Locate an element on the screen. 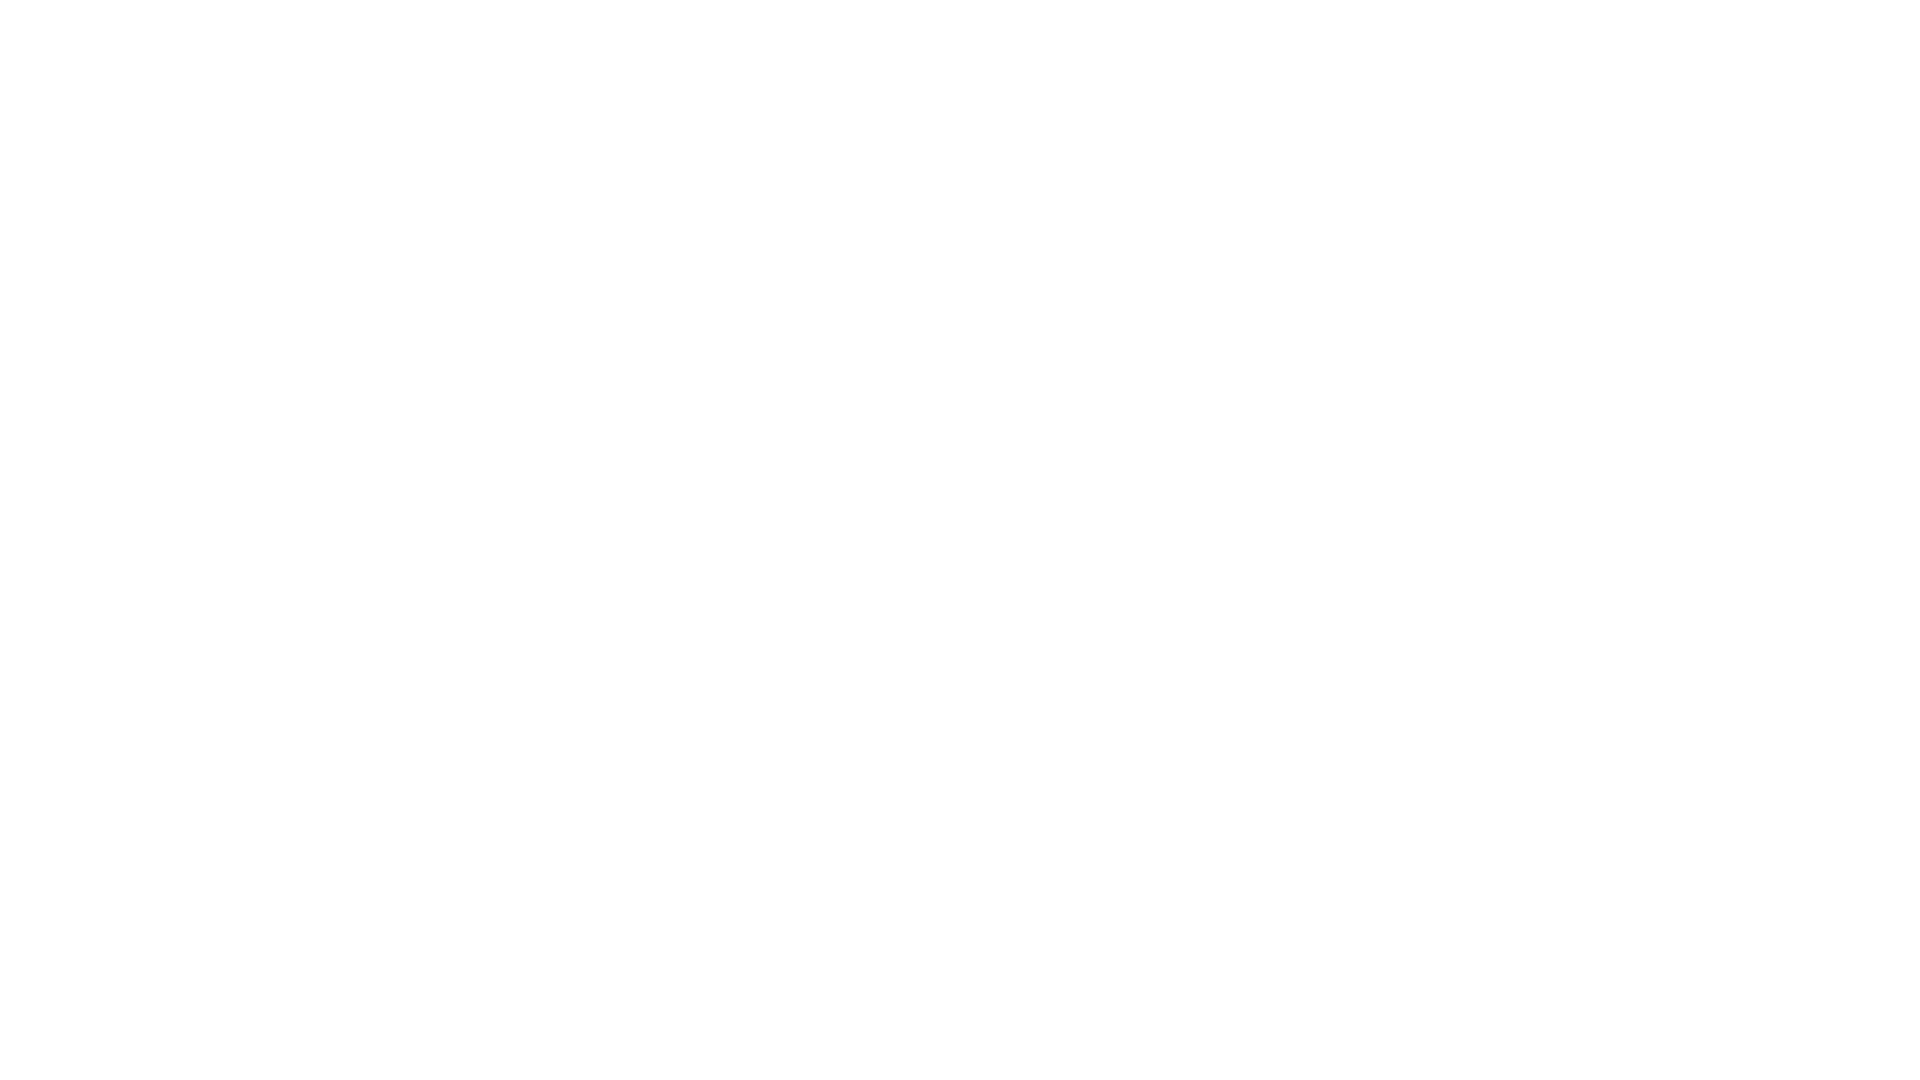 The height and width of the screenshot is (1080, 1920). SOUHLASIM SE VSEMI is located at coordinates (488, 1039).